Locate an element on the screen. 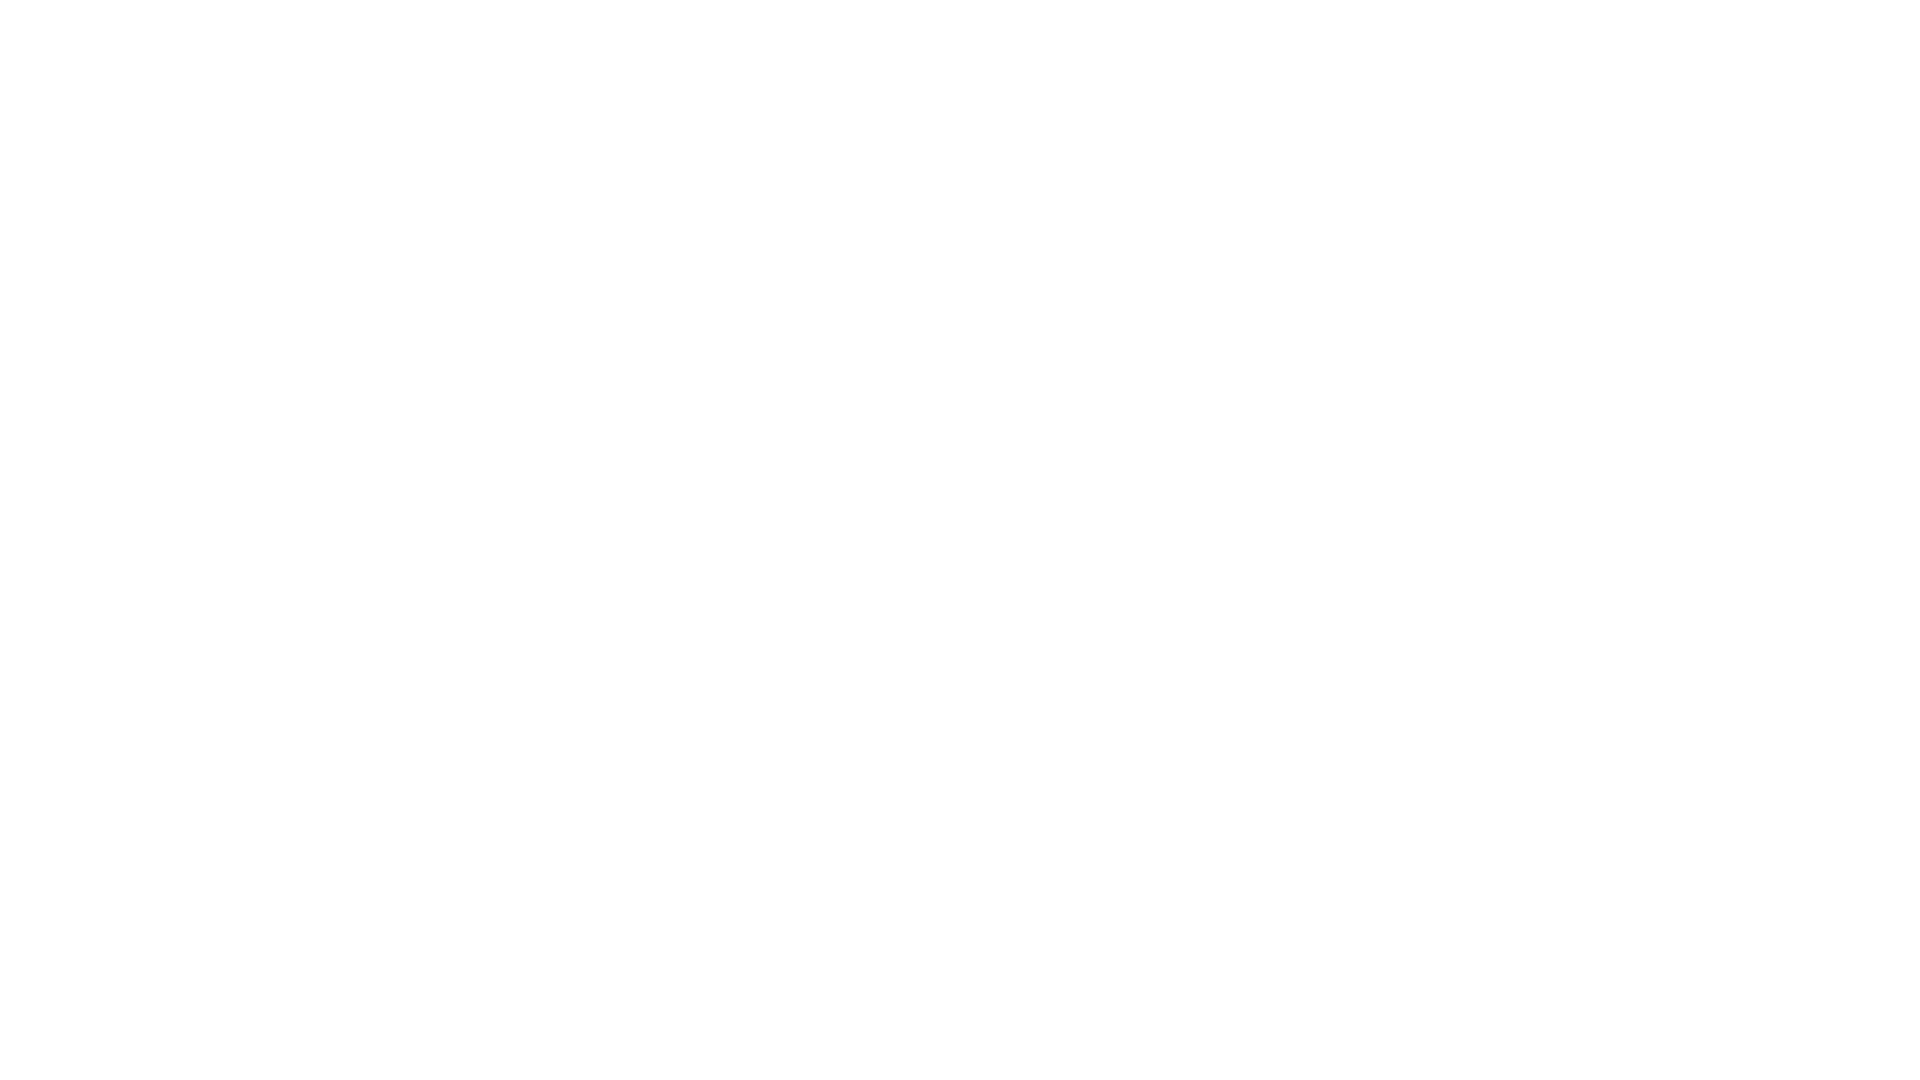 The height and width of the screenshot is (1080, 1920). SOUHLASIM SE VSEMI is located at coordinates (488, 1039).